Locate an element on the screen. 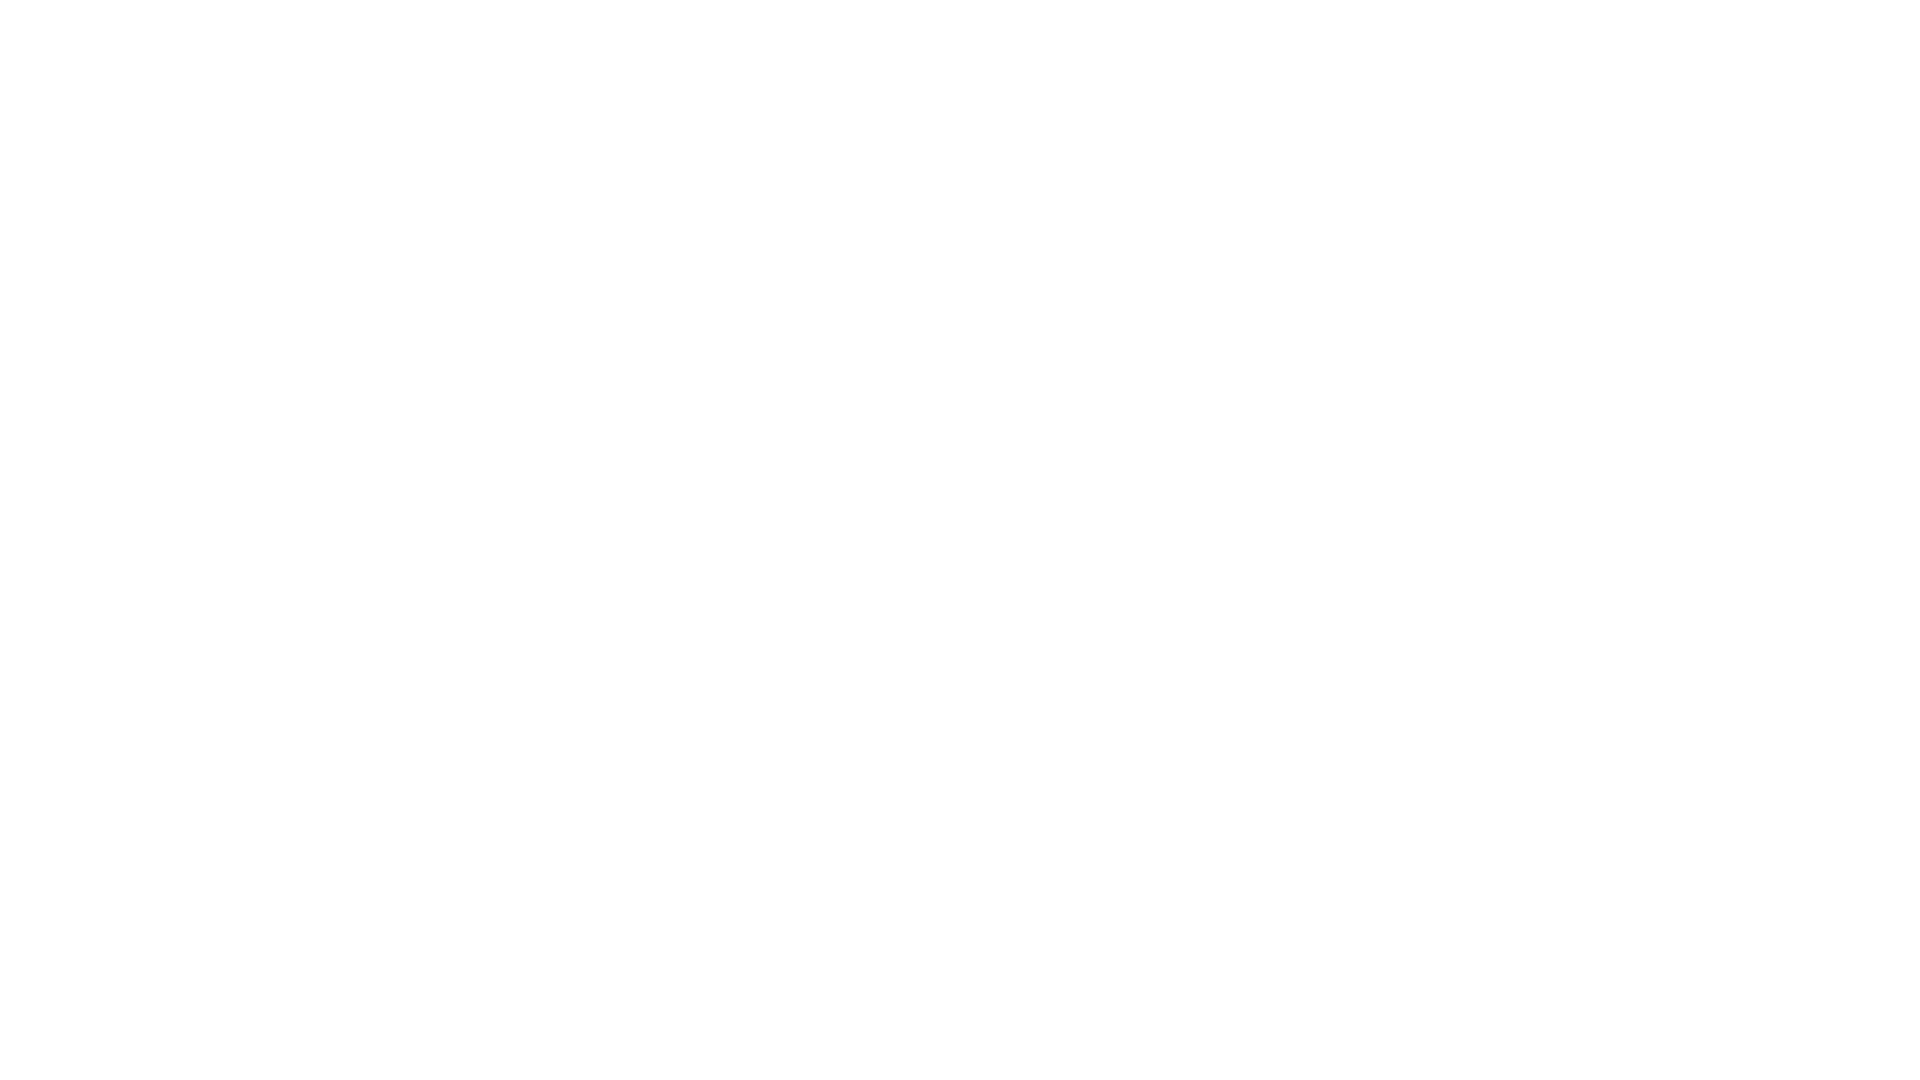 The height and width of the screenshot is (1080, 1920). SOUHLASIM SE VSEMI is located at coordinates (488, 1039).